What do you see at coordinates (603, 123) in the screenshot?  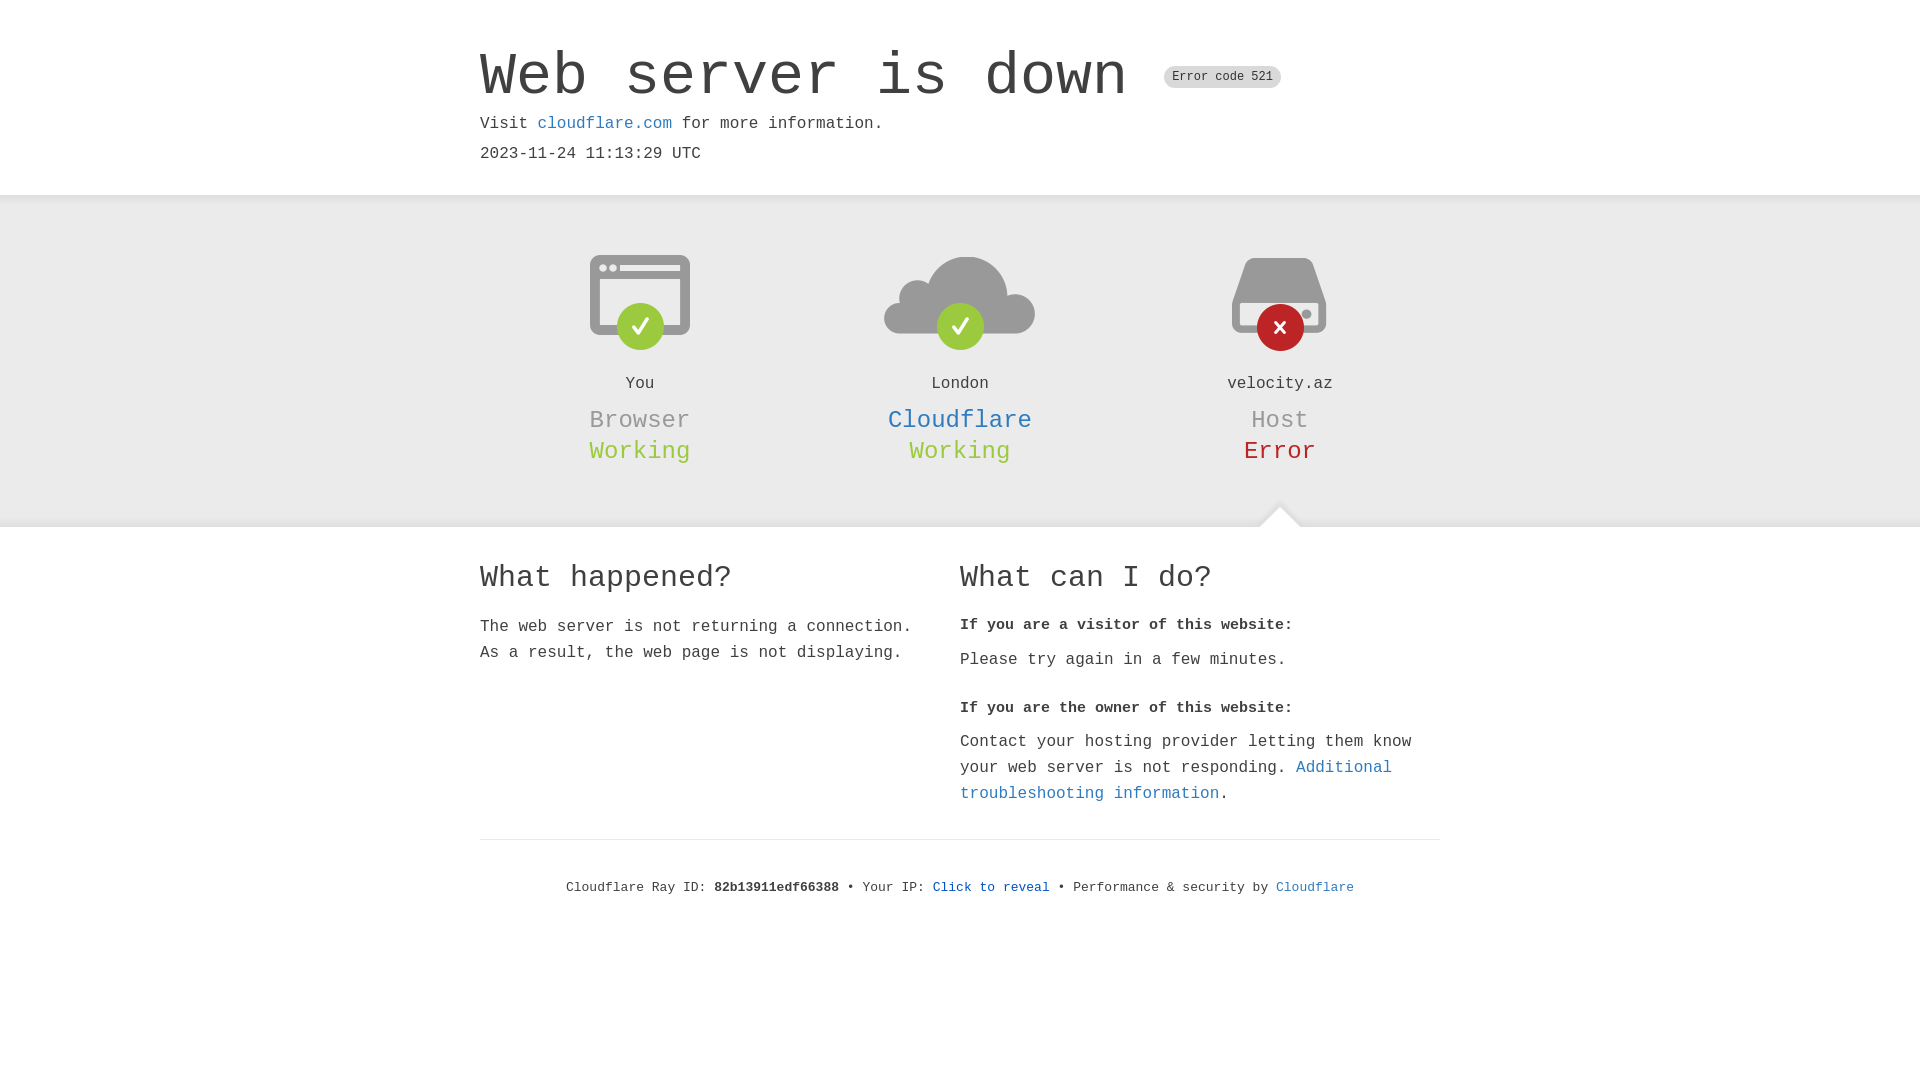 I see `'cloudflare.com'` at bounding box center [603, 123].